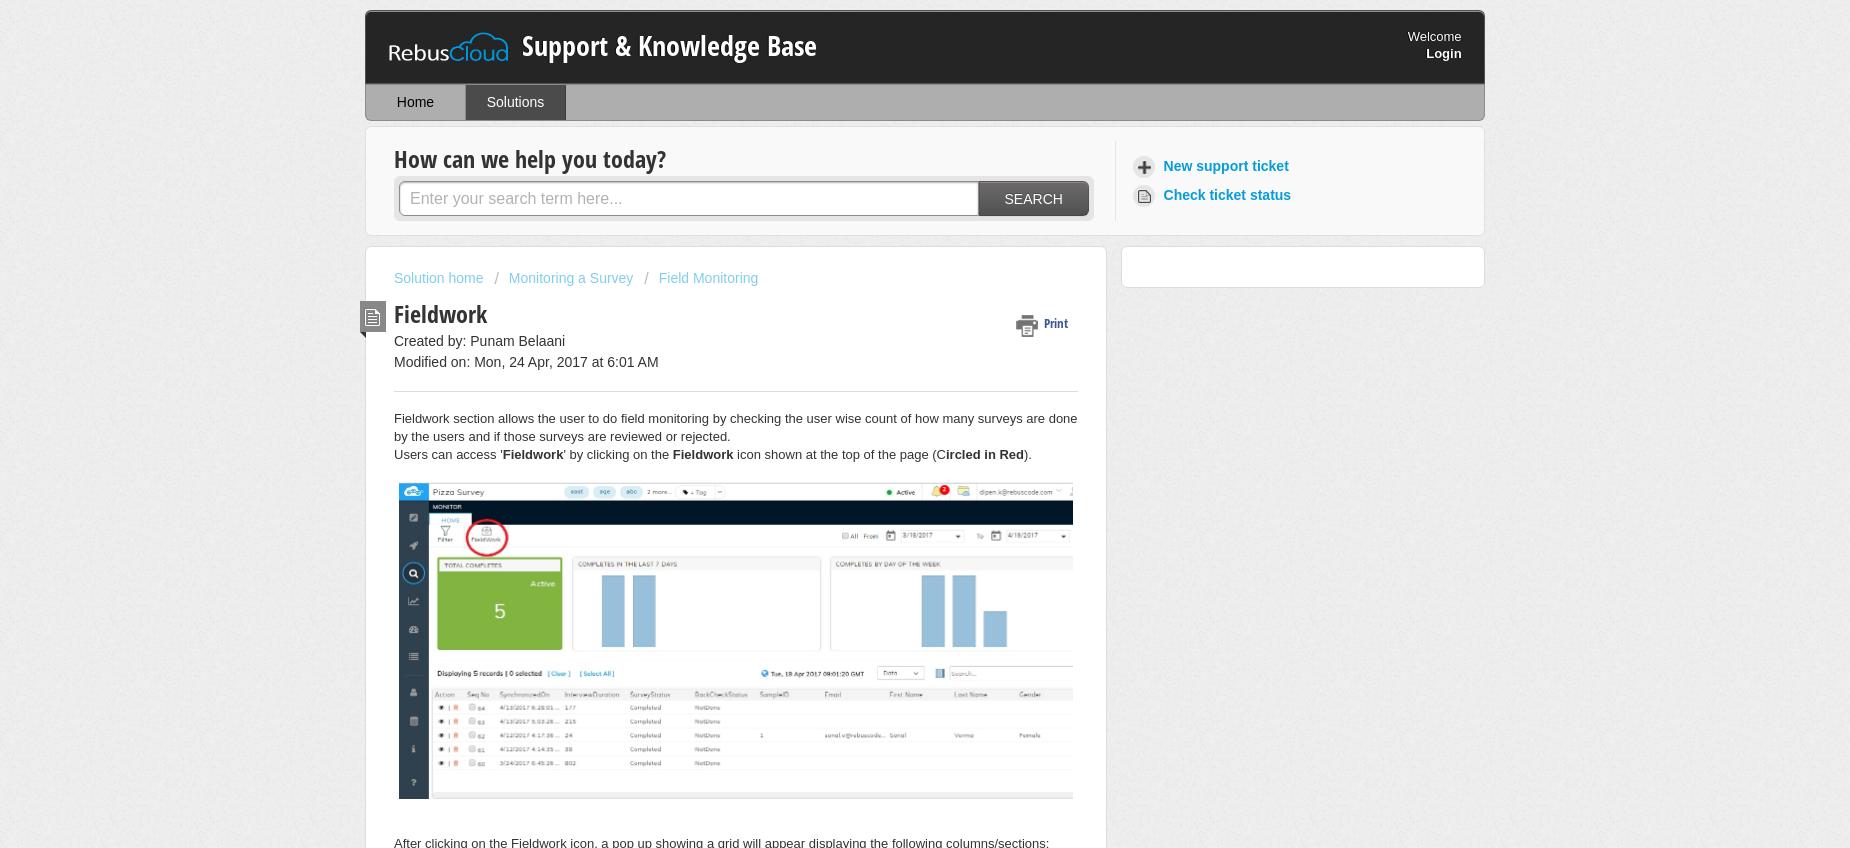 This screenshot has width=1850, height=848. I want to click on 'How can we help you today?', so click(530, 157).